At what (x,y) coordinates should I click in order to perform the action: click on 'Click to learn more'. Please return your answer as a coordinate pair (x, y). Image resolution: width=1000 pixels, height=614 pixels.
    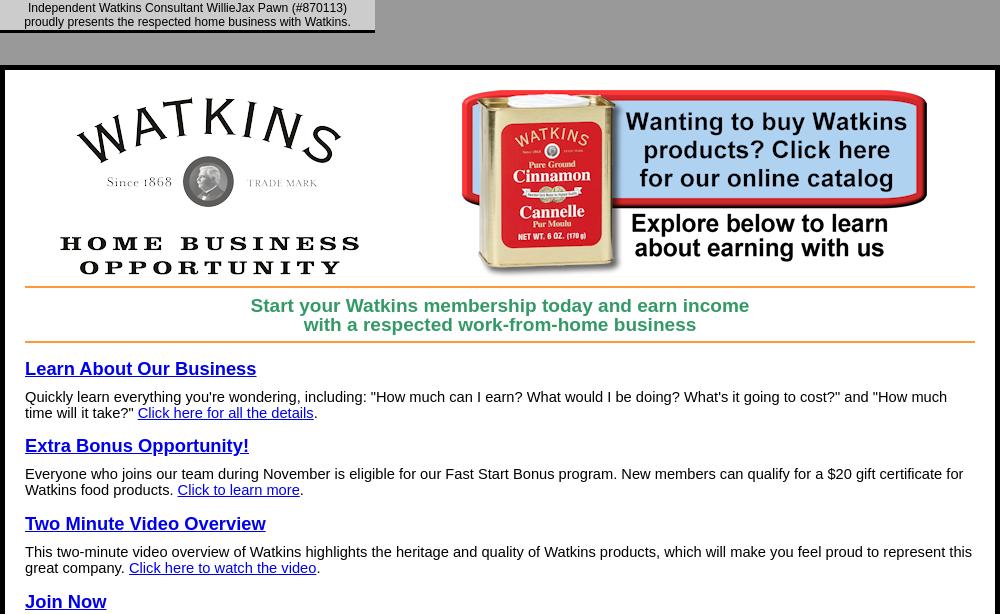
    Looking at the image, I should click on (237, 488).